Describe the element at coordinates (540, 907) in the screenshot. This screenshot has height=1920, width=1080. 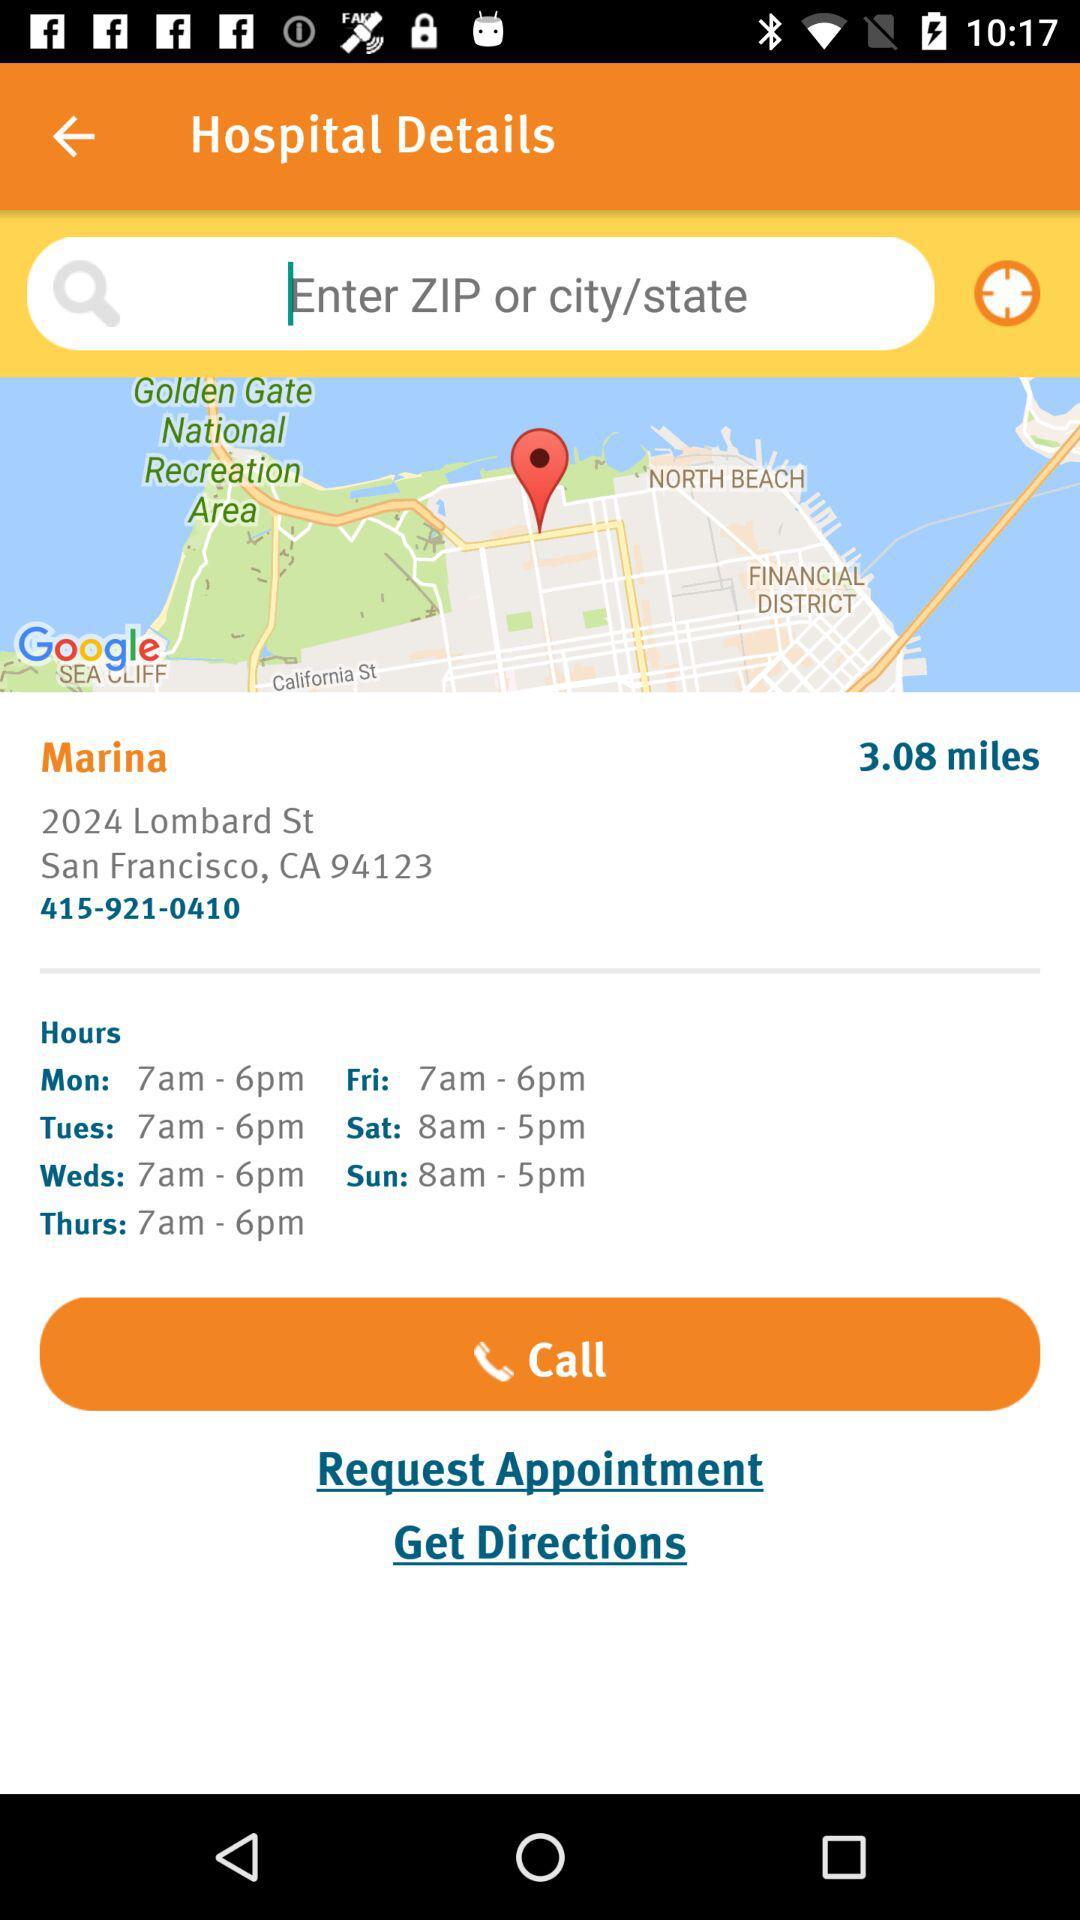
I see `the item below san francisco ca` at that location.